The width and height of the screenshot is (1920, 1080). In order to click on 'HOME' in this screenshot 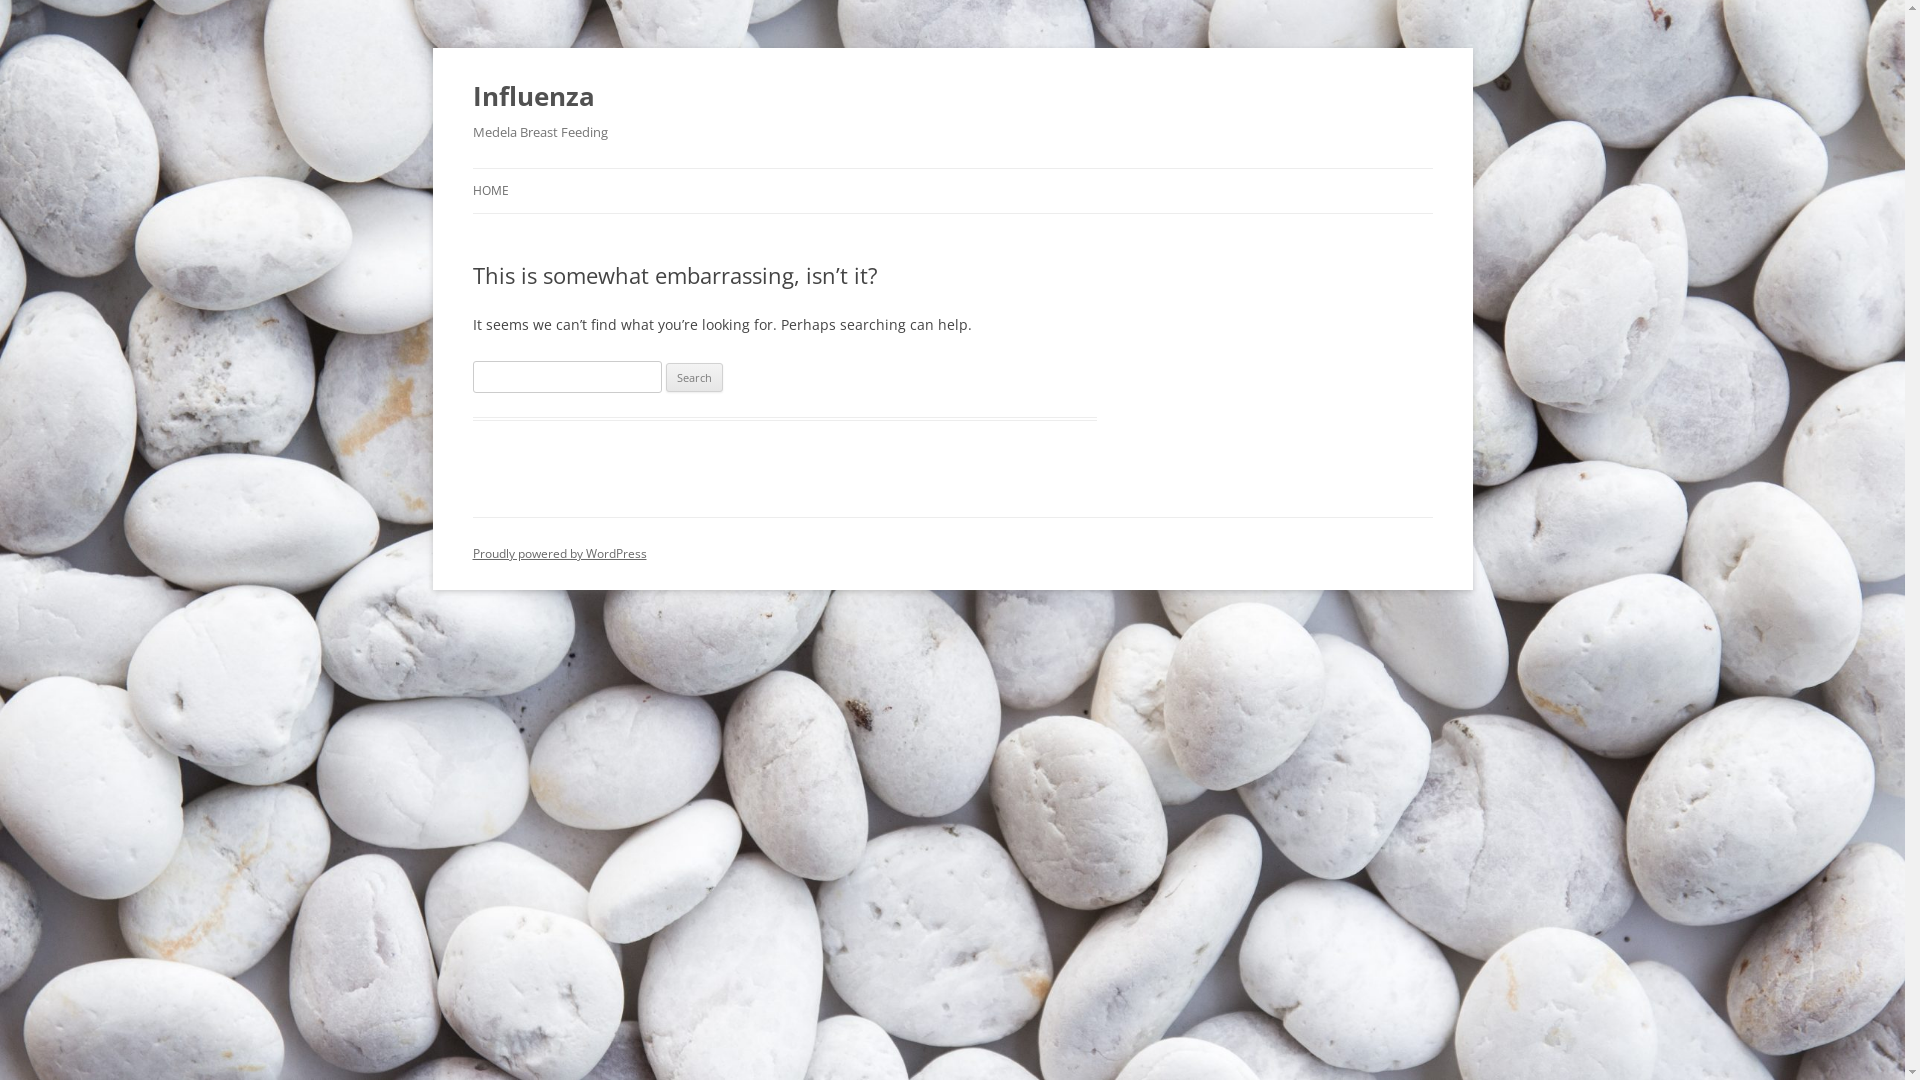, I will do `click(470, 191)`.